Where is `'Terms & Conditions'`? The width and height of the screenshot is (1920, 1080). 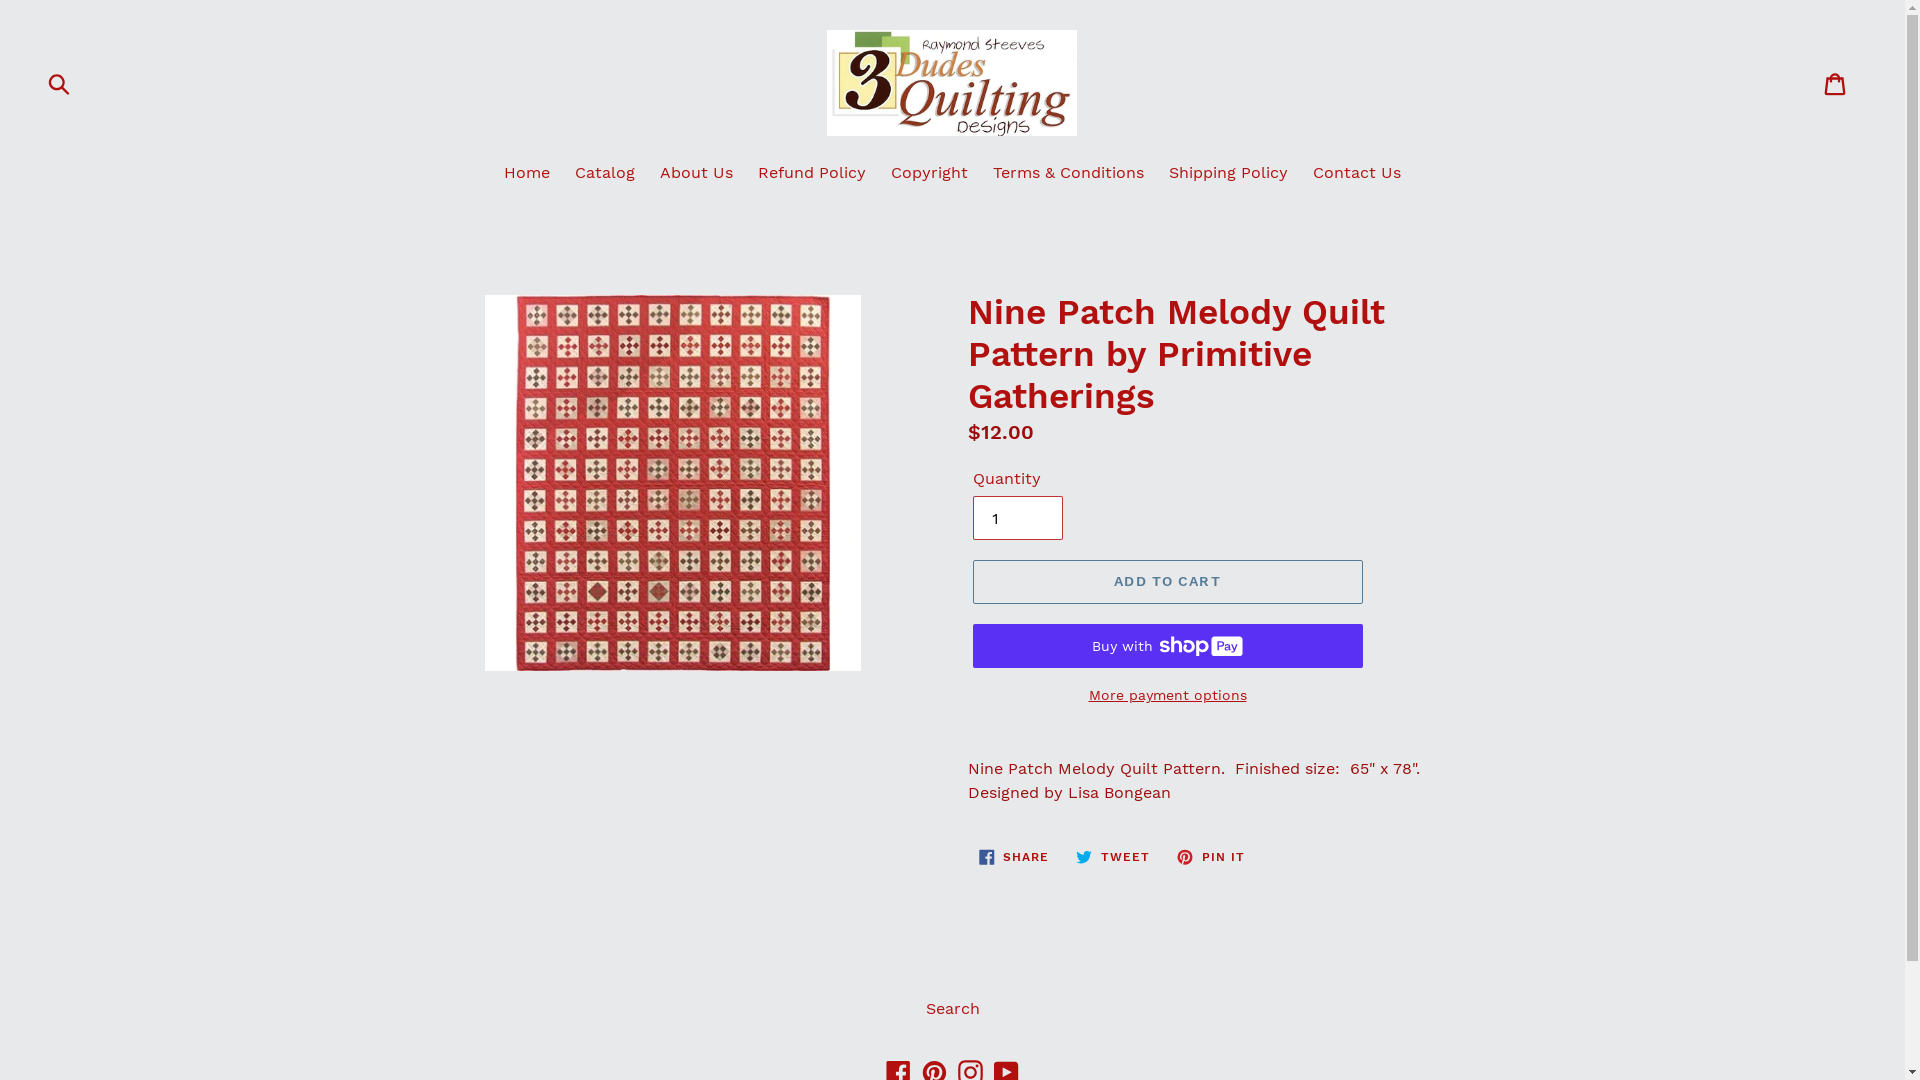 'Terms & Conditions' is located at coordinates (1067, 173).